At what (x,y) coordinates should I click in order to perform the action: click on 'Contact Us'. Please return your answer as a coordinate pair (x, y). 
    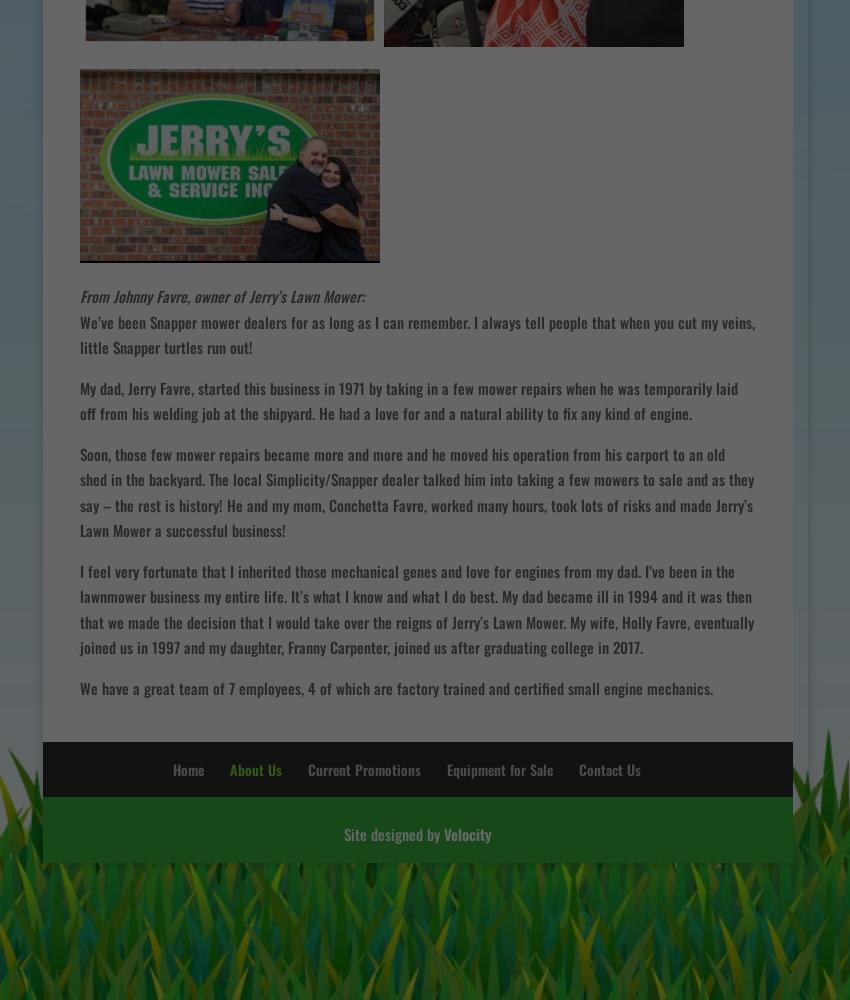
    Looking at the image, I should click on (608, 768).